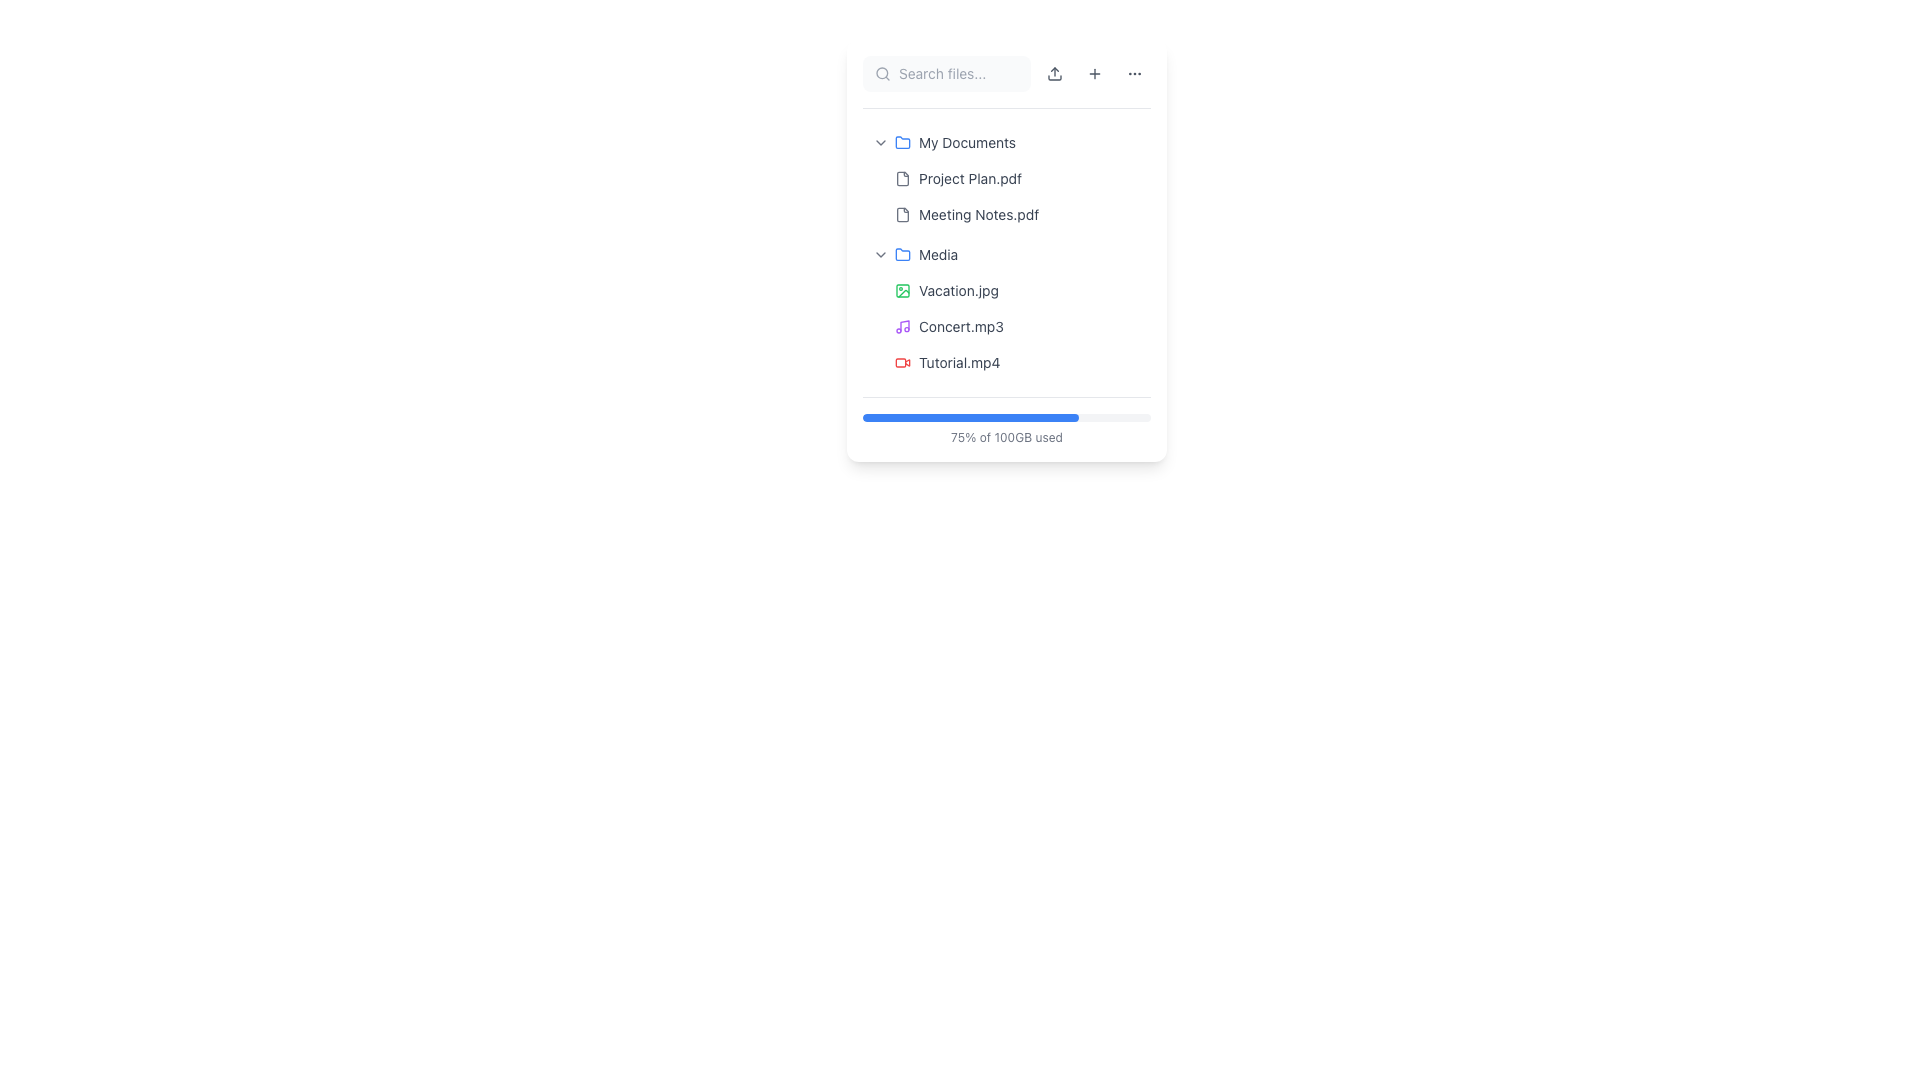 This screenshot has height=1080, width=1920. What do you see at coordinates (880, 141) in the screenshot?
I see `the Chevron icon next to the 'My Documents' folder` at bounding box center [880, 141].